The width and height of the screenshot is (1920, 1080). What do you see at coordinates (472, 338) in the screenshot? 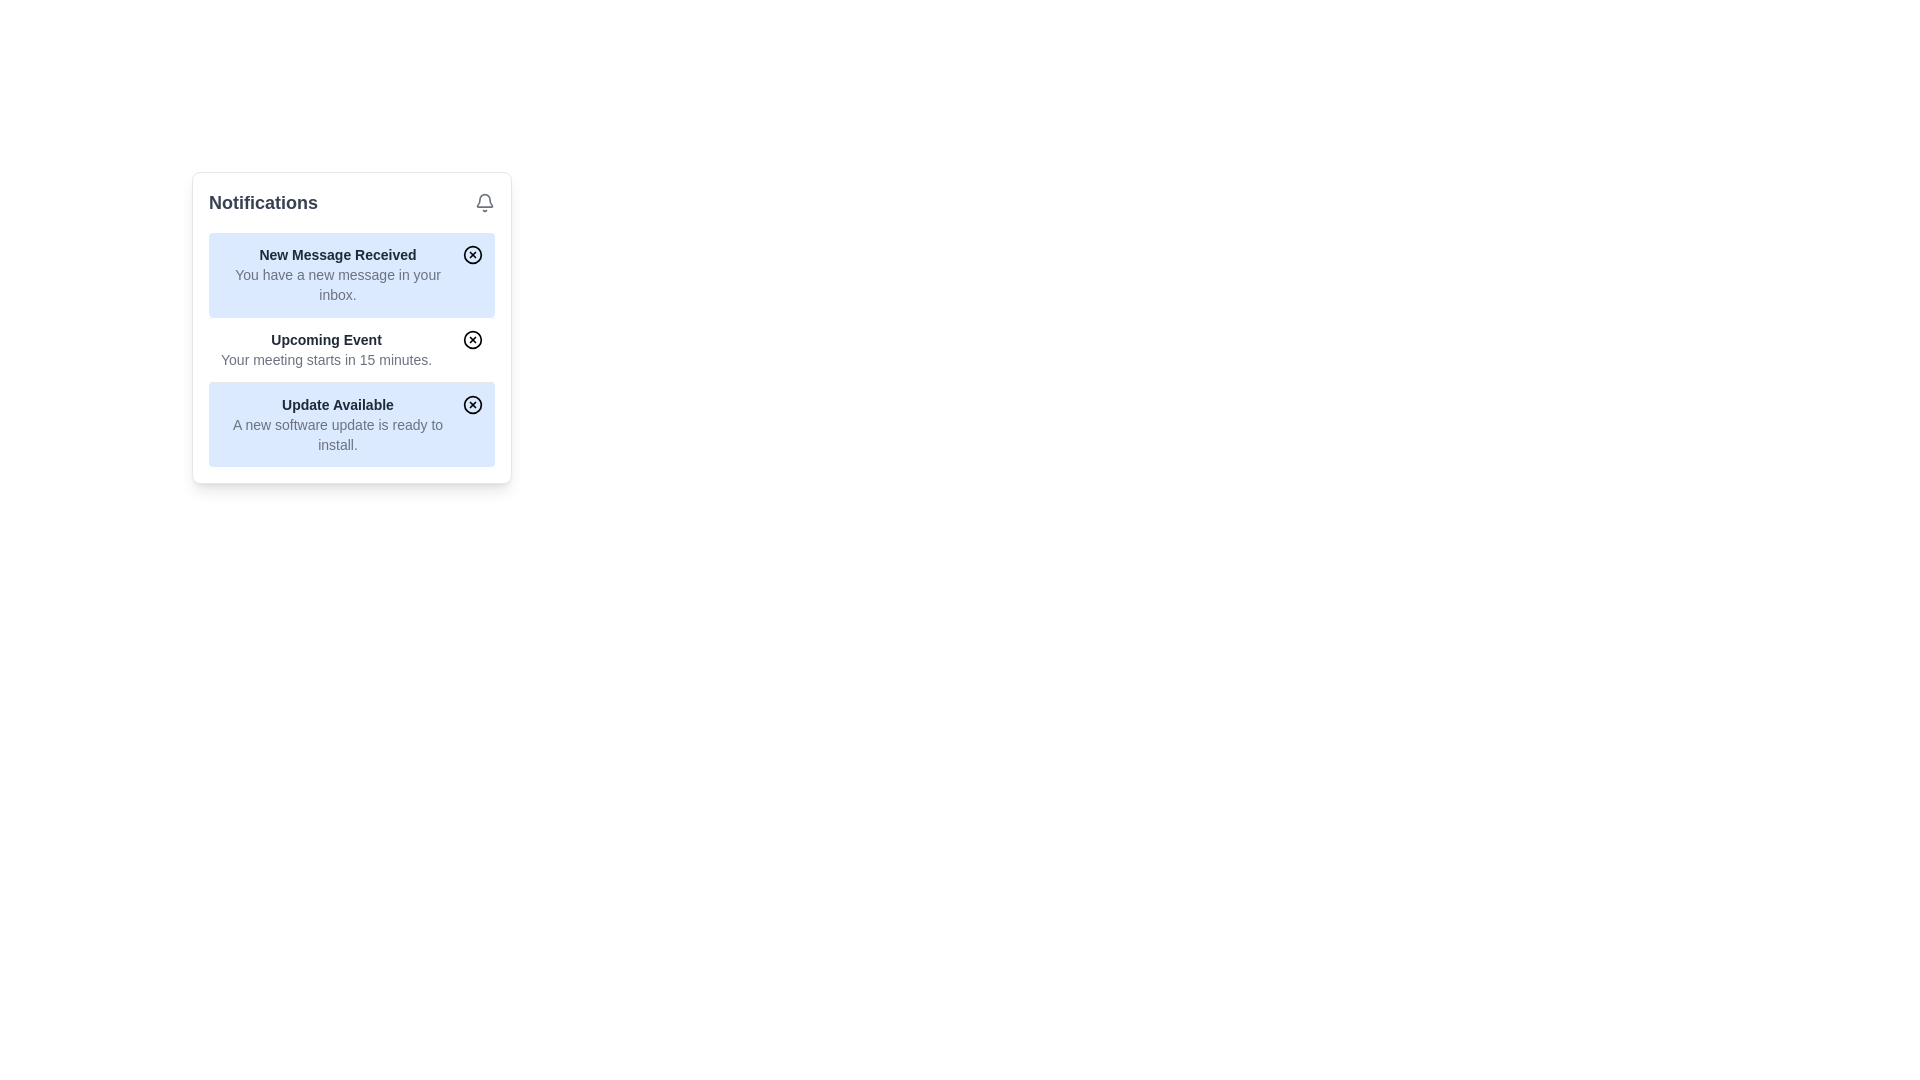
I see `the close button of the notification related to the upcoming event, located` at bounding box center [472, 338].